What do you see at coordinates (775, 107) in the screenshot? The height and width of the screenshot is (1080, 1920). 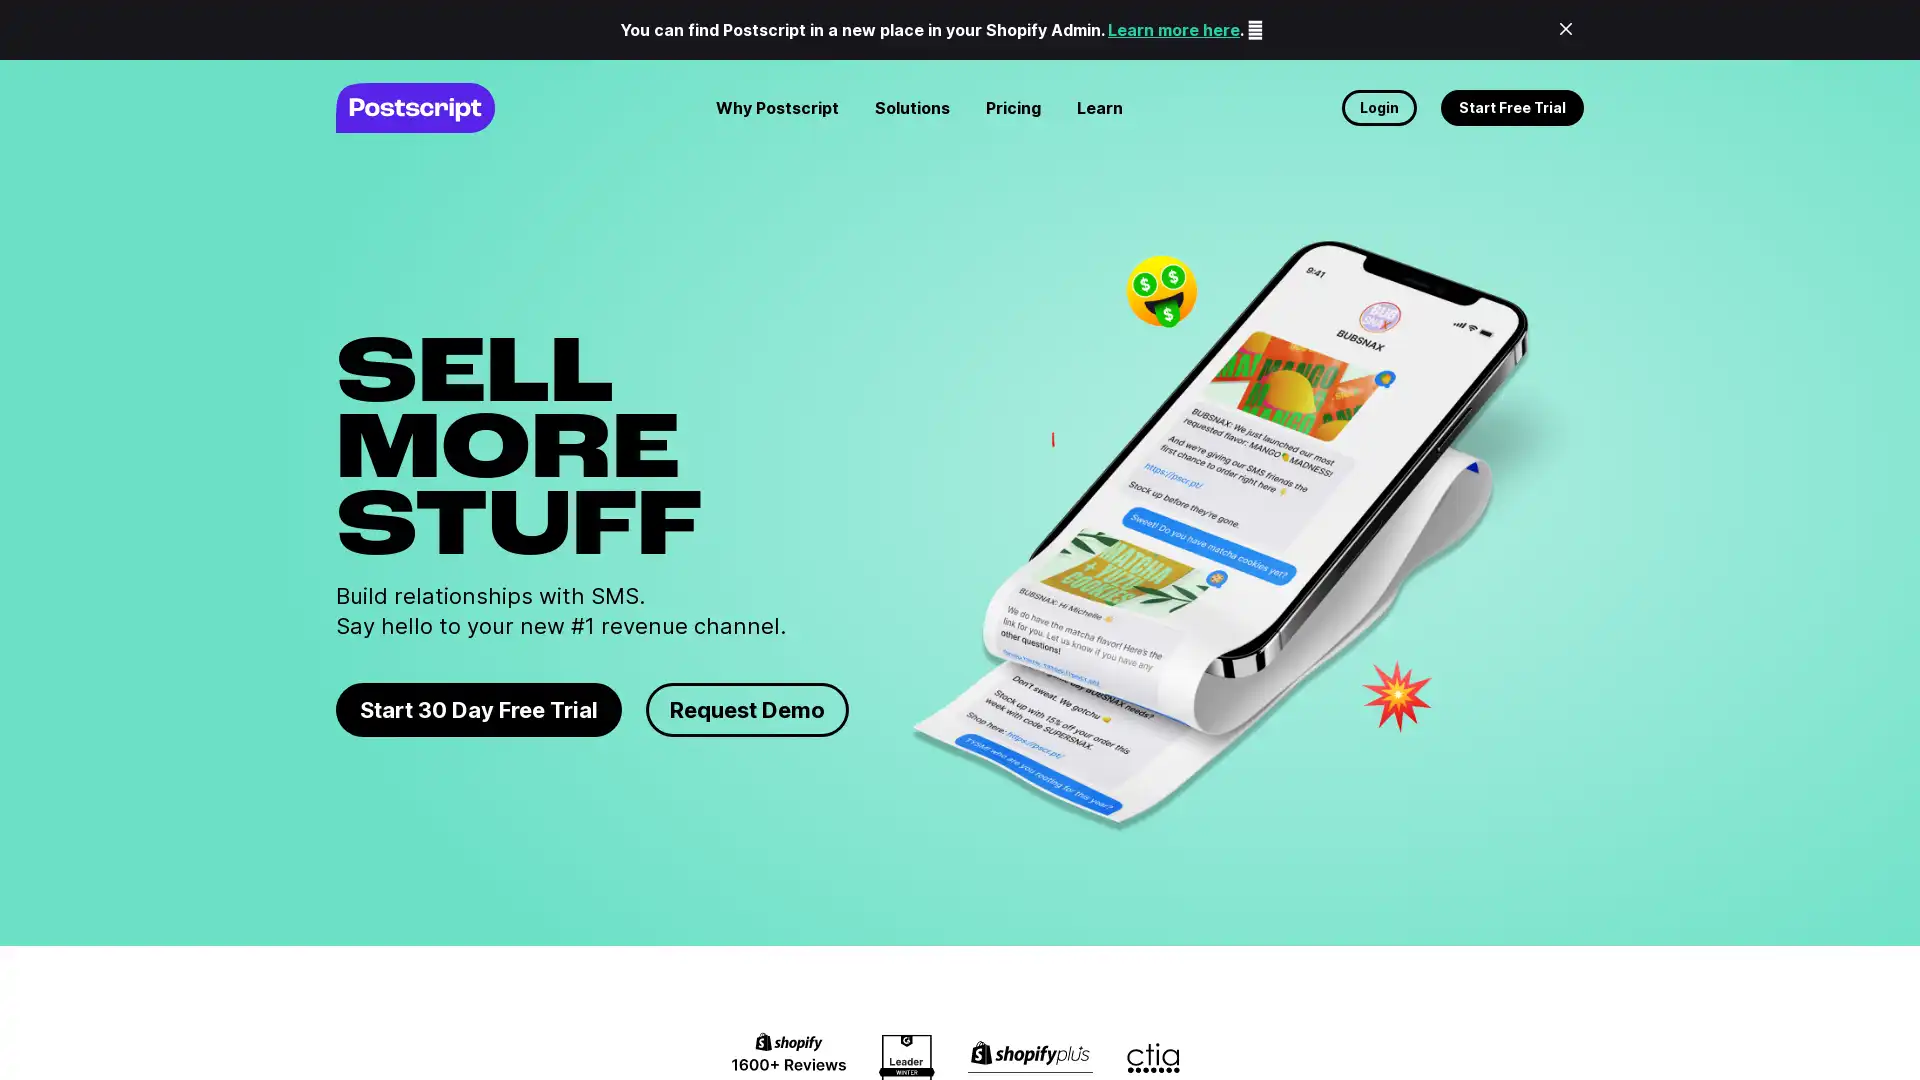 I see `Why Postscript` at bounding box center [775, 107].